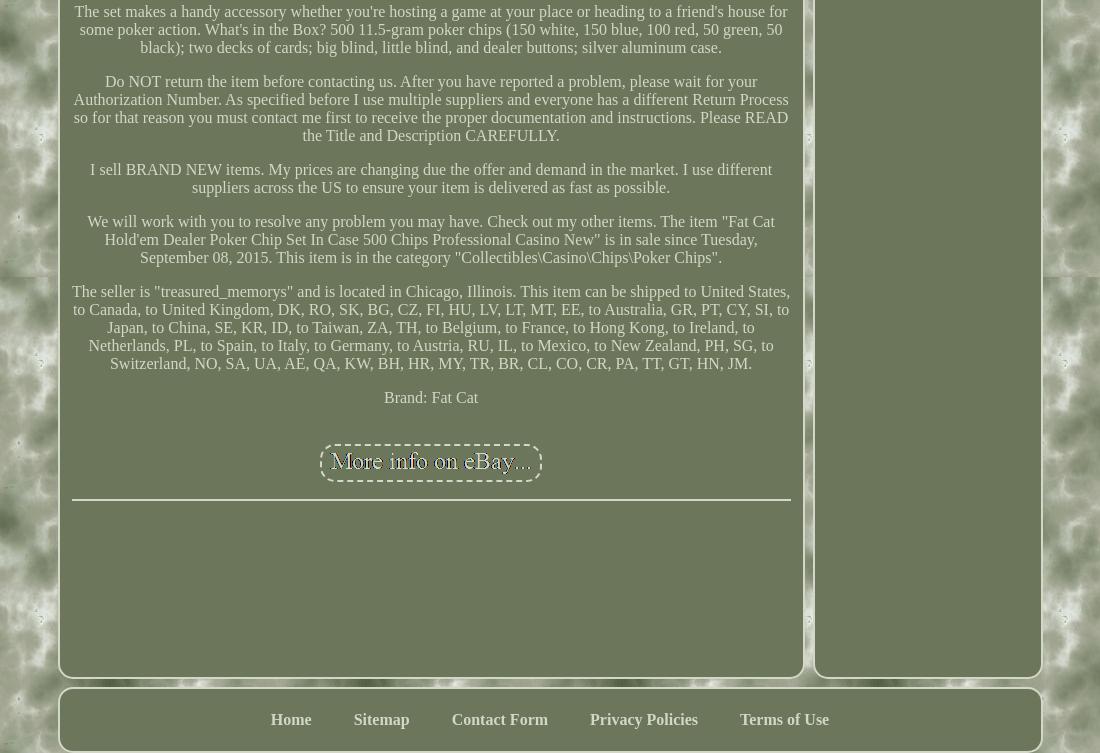 This screenshot has height=753, width=1100. I want to click on 'Brand: Fat Cat', so click(384, 395).